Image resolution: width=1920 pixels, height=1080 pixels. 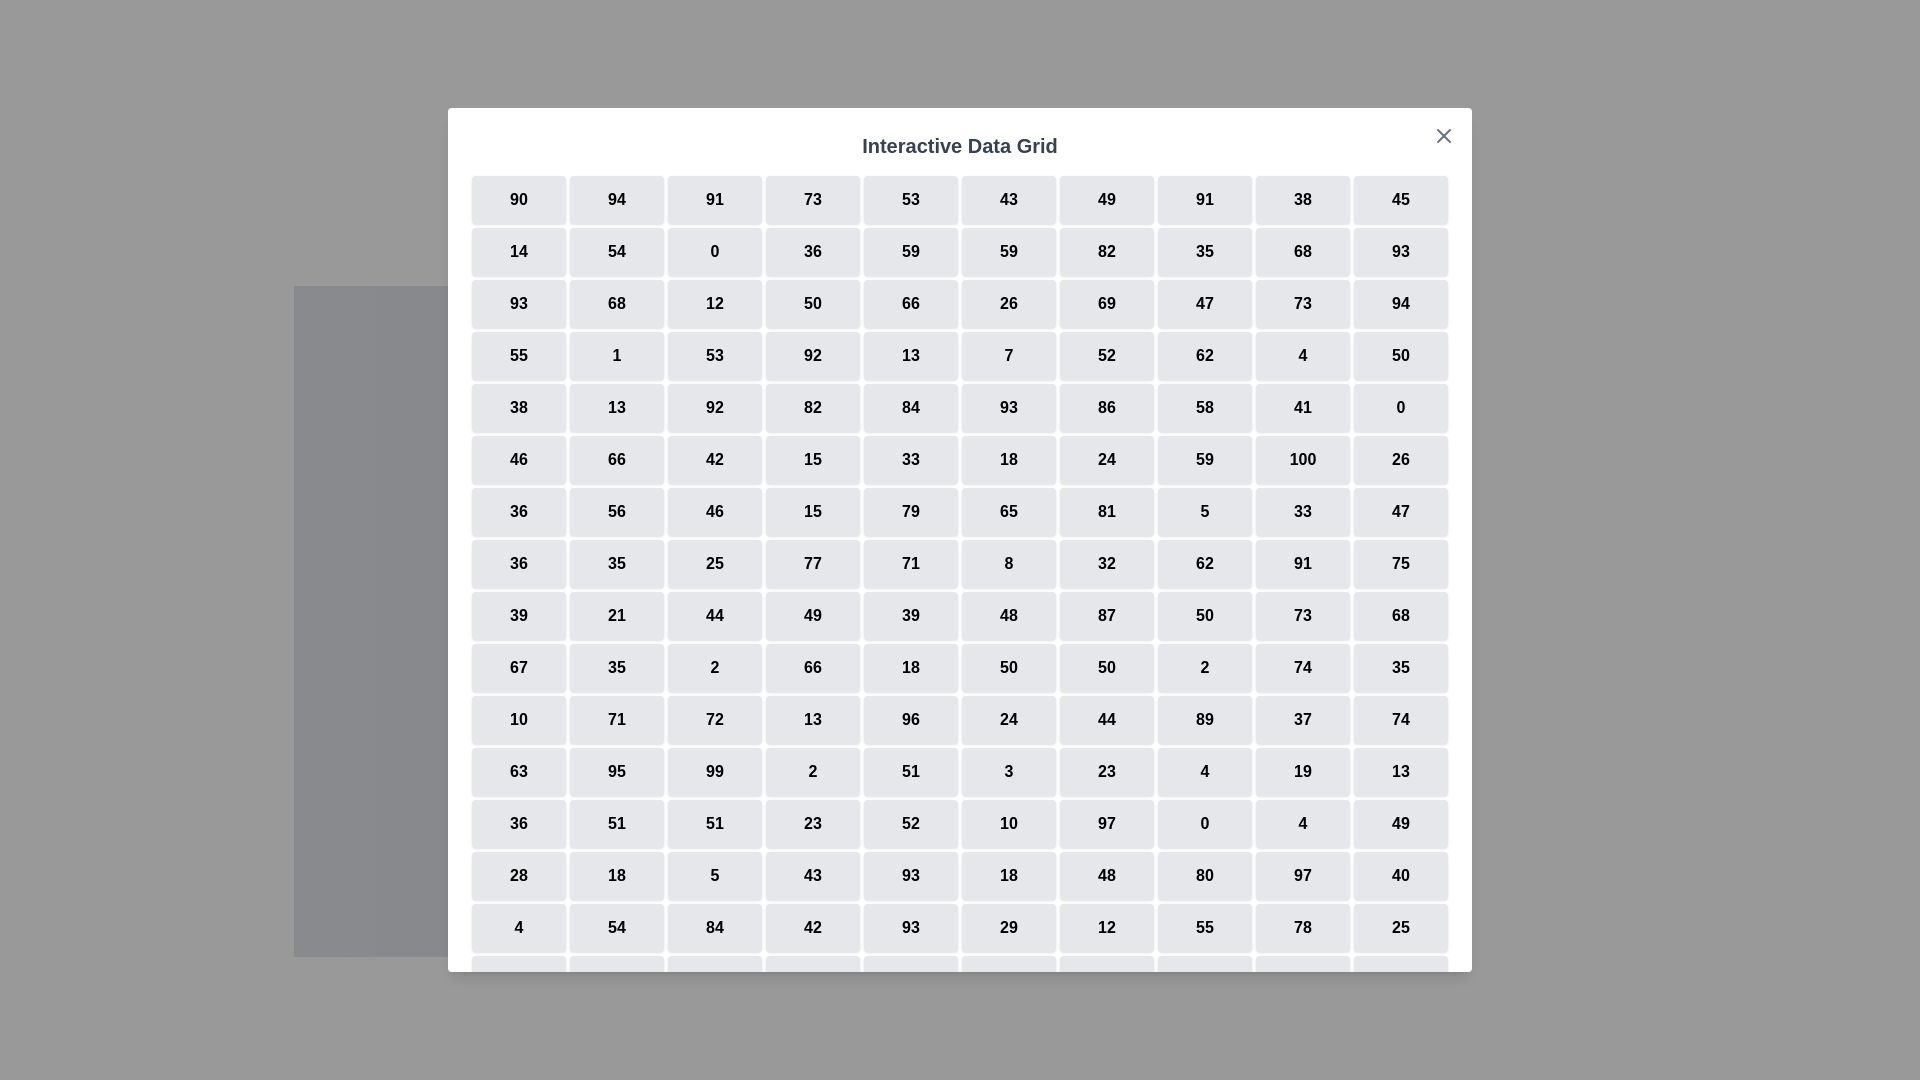 I want to click on the close button to close the dialog, so click(x=1444, y=135).